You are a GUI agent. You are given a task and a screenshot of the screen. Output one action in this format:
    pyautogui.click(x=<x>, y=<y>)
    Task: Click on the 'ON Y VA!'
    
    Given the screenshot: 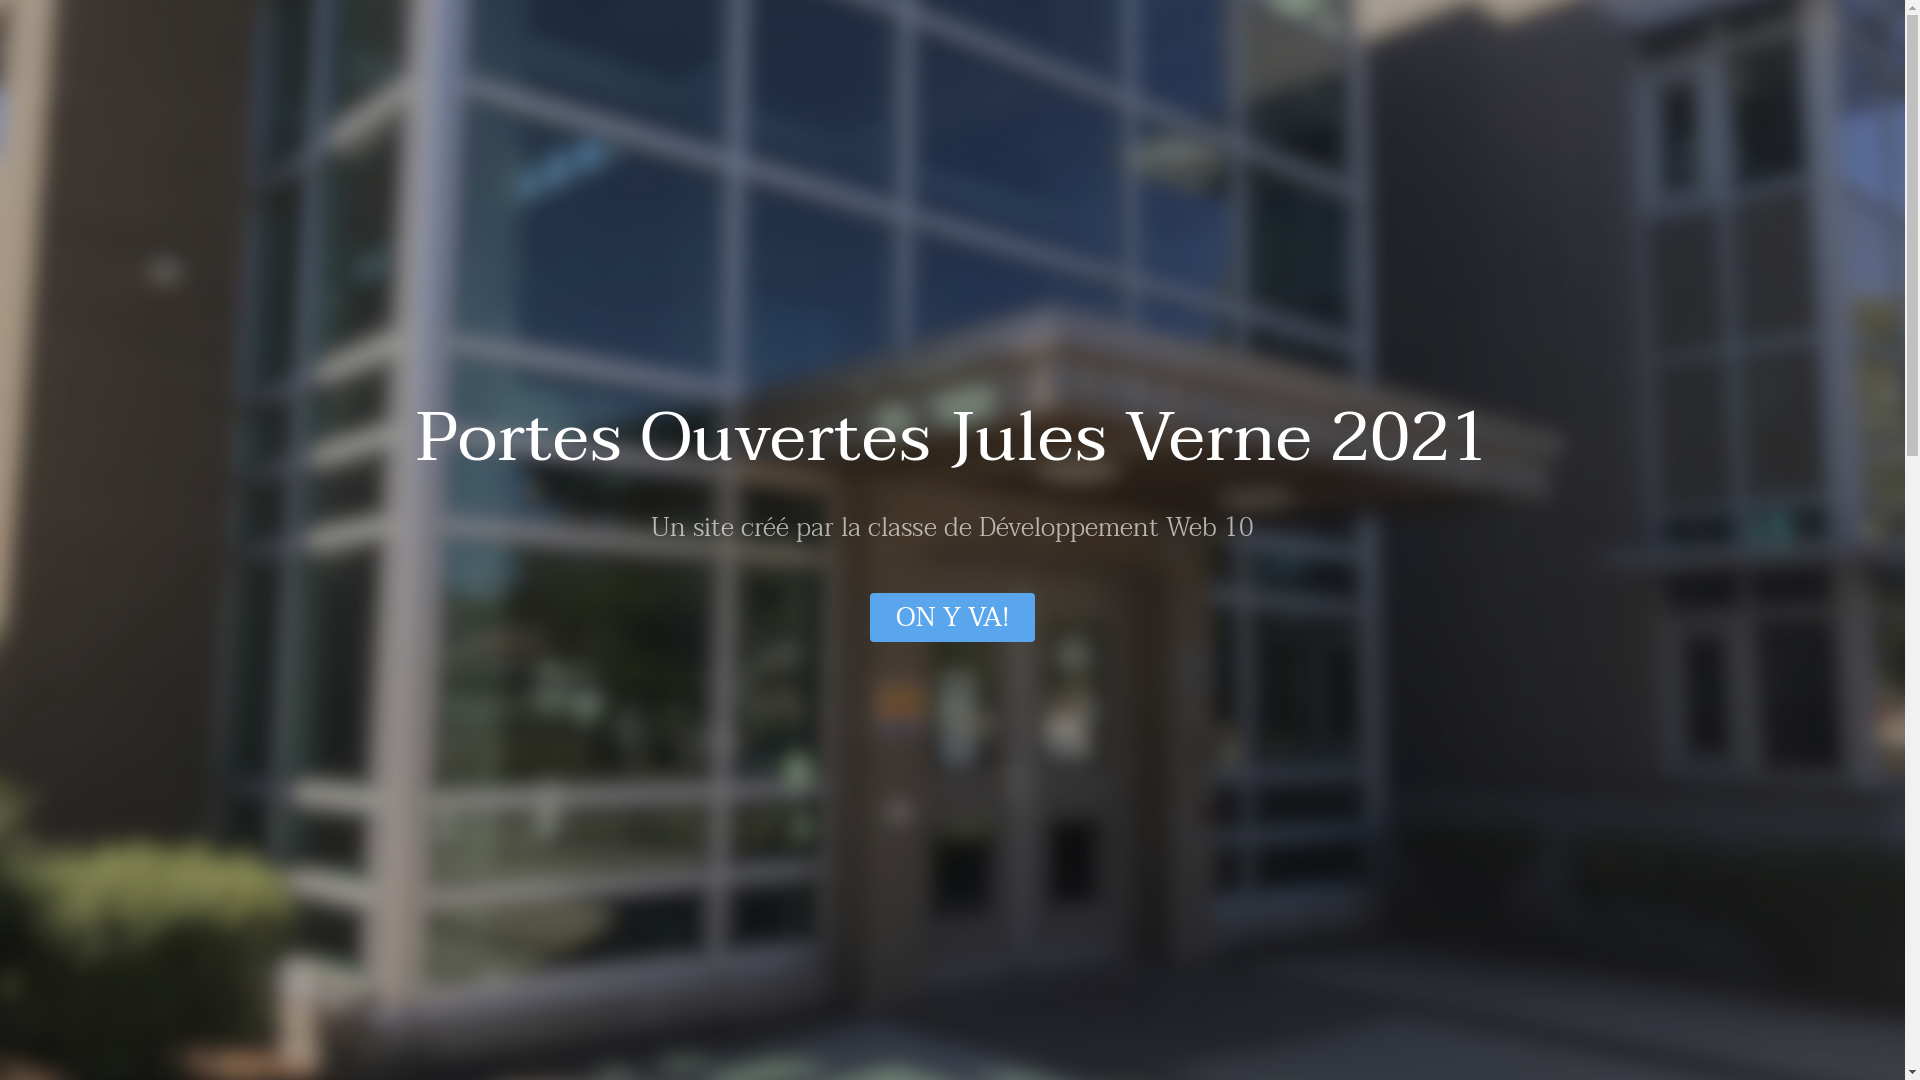 What is the action you would take?
    pyautogui.click(x=951, y=616)
    